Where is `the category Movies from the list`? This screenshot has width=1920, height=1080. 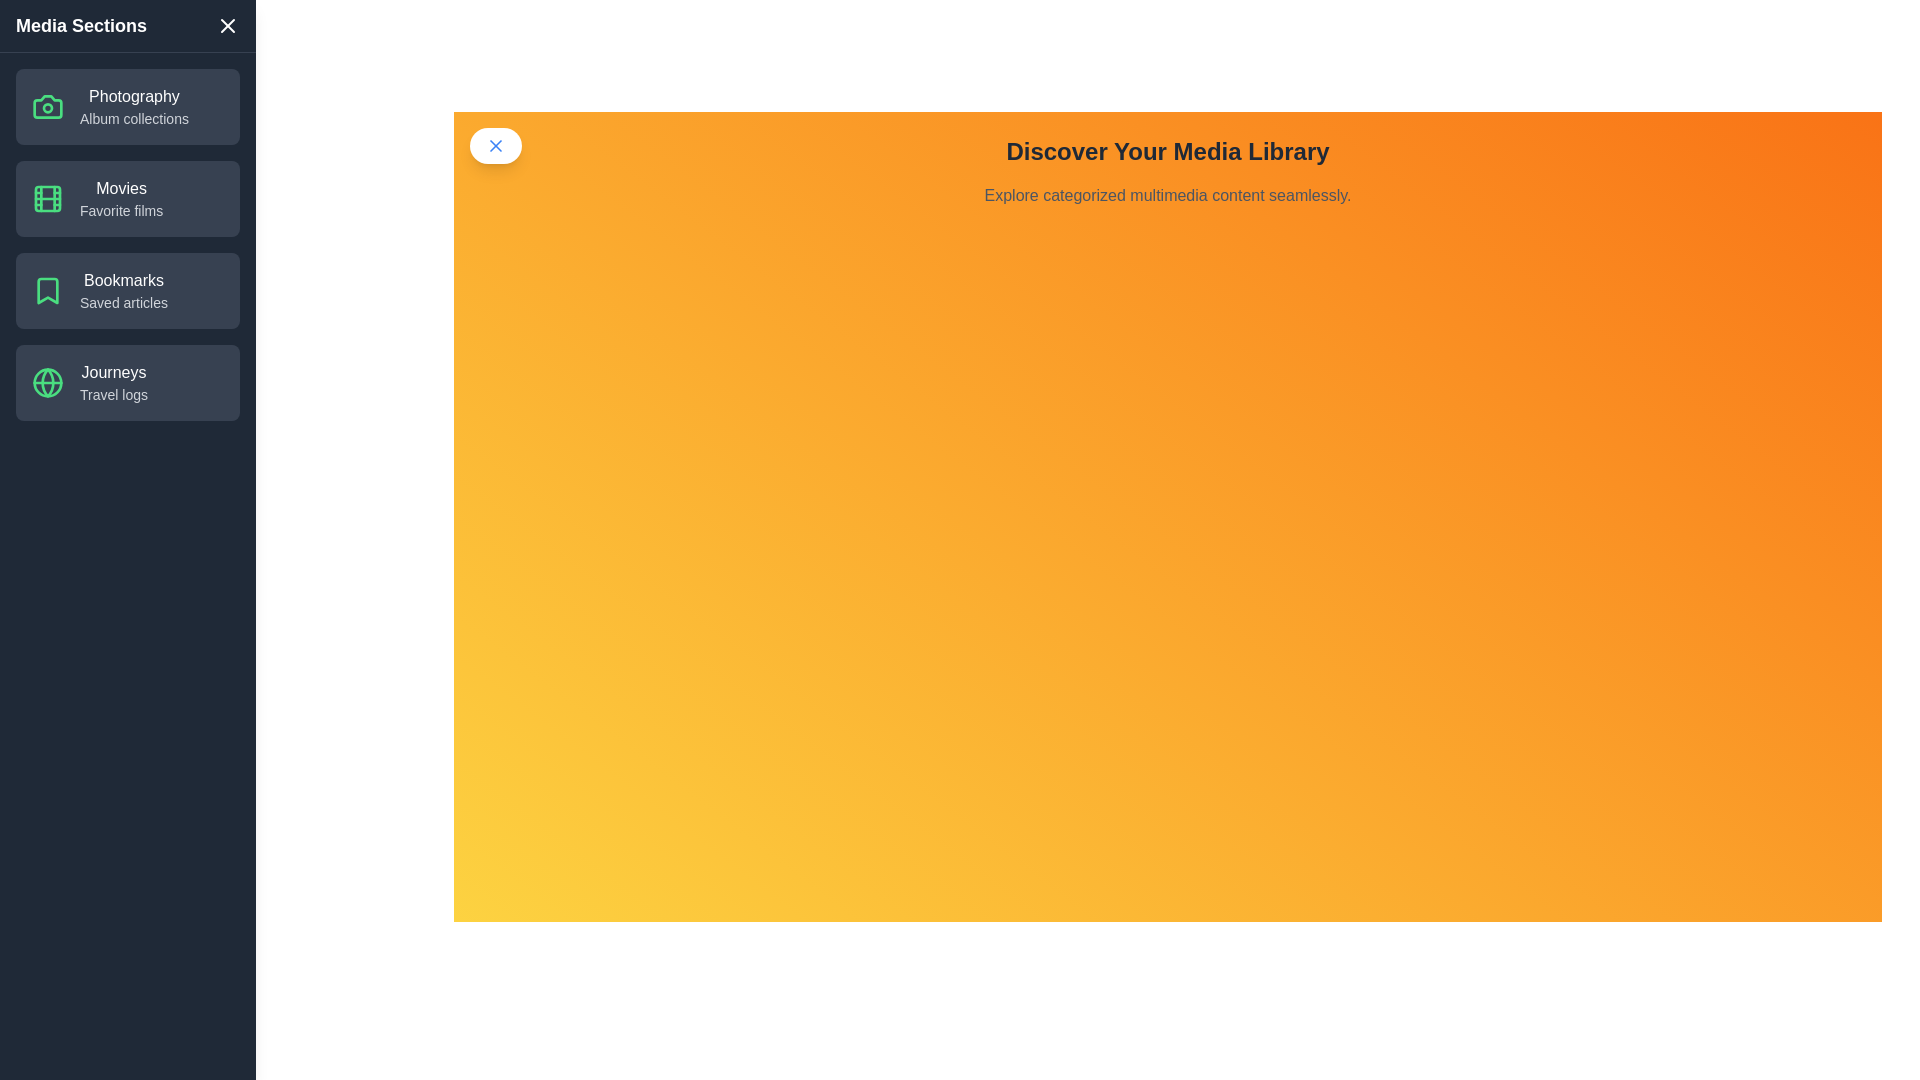
the category Movies from the list is located at coordinates (127, 199).